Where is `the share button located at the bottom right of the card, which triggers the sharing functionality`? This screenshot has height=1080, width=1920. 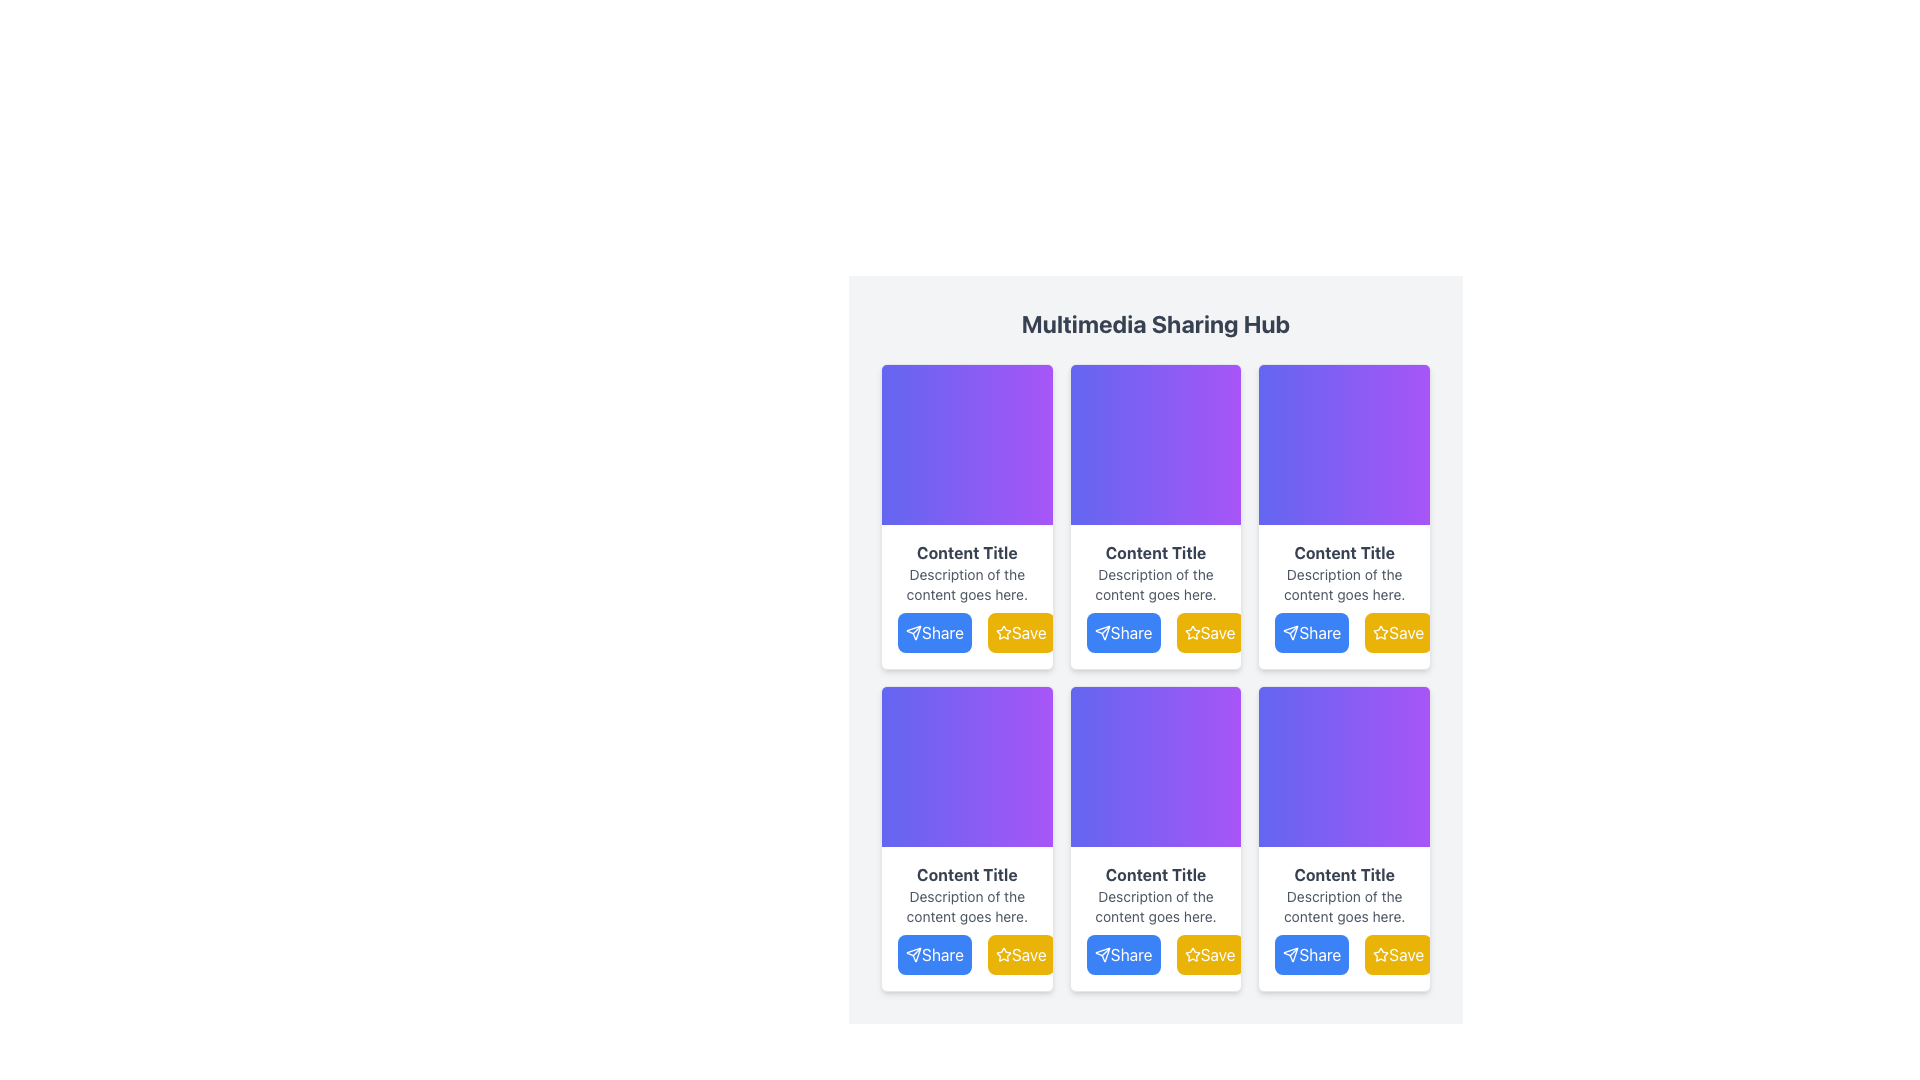 the share button located at the bottom right of the card, which triggers the sharing functionality is located at coordinates (1344, 954).